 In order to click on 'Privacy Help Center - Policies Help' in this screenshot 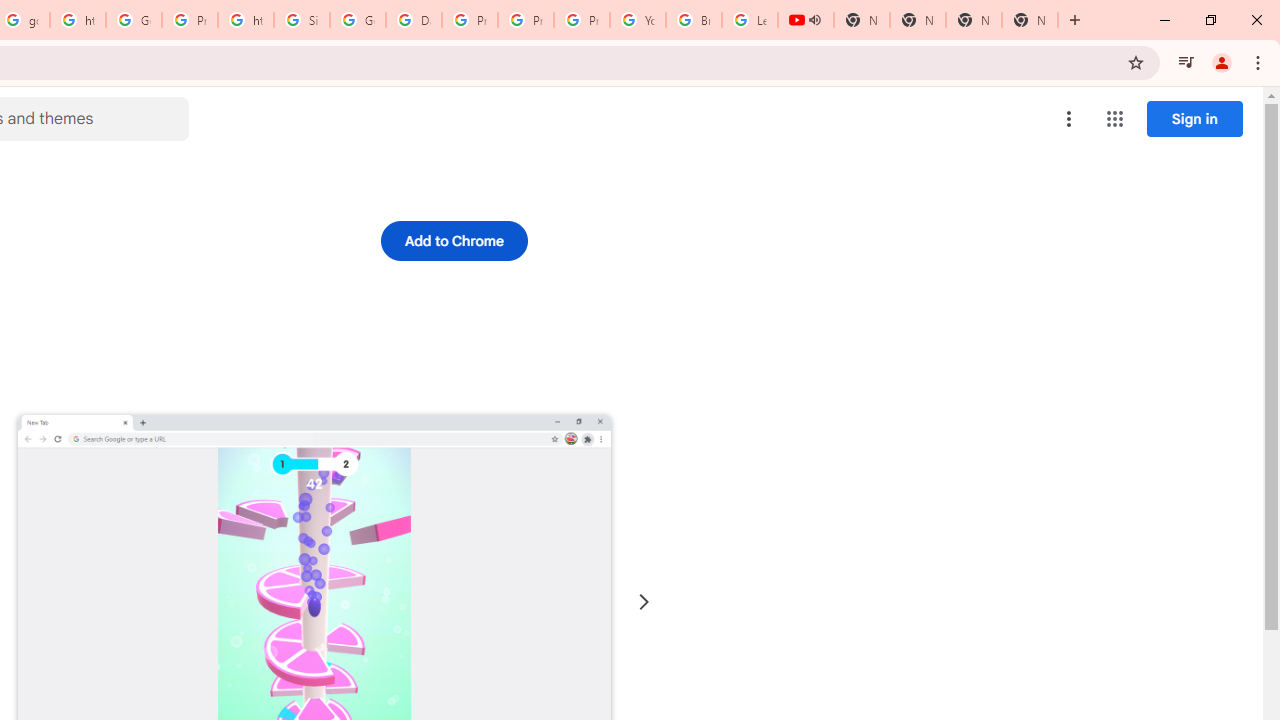, I will do `click(526, 20)`.